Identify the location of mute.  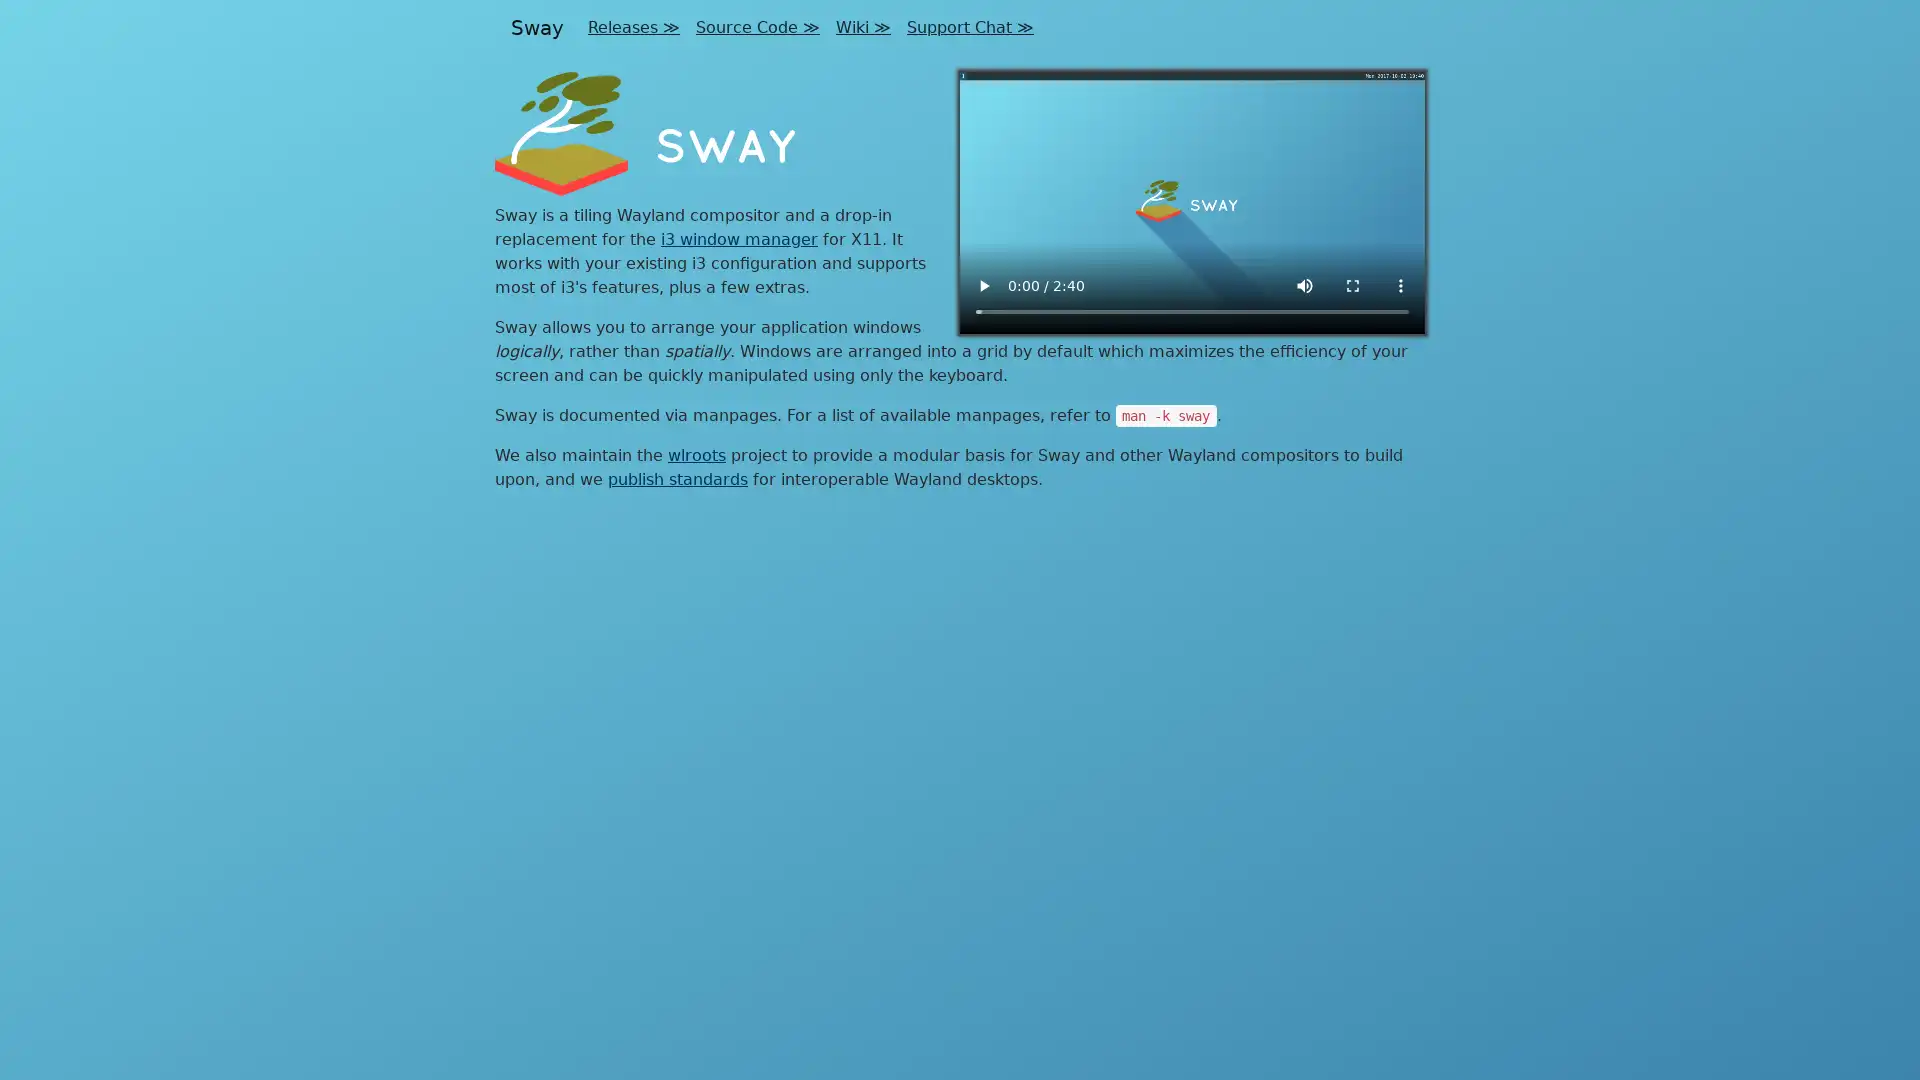
(1305, 285).